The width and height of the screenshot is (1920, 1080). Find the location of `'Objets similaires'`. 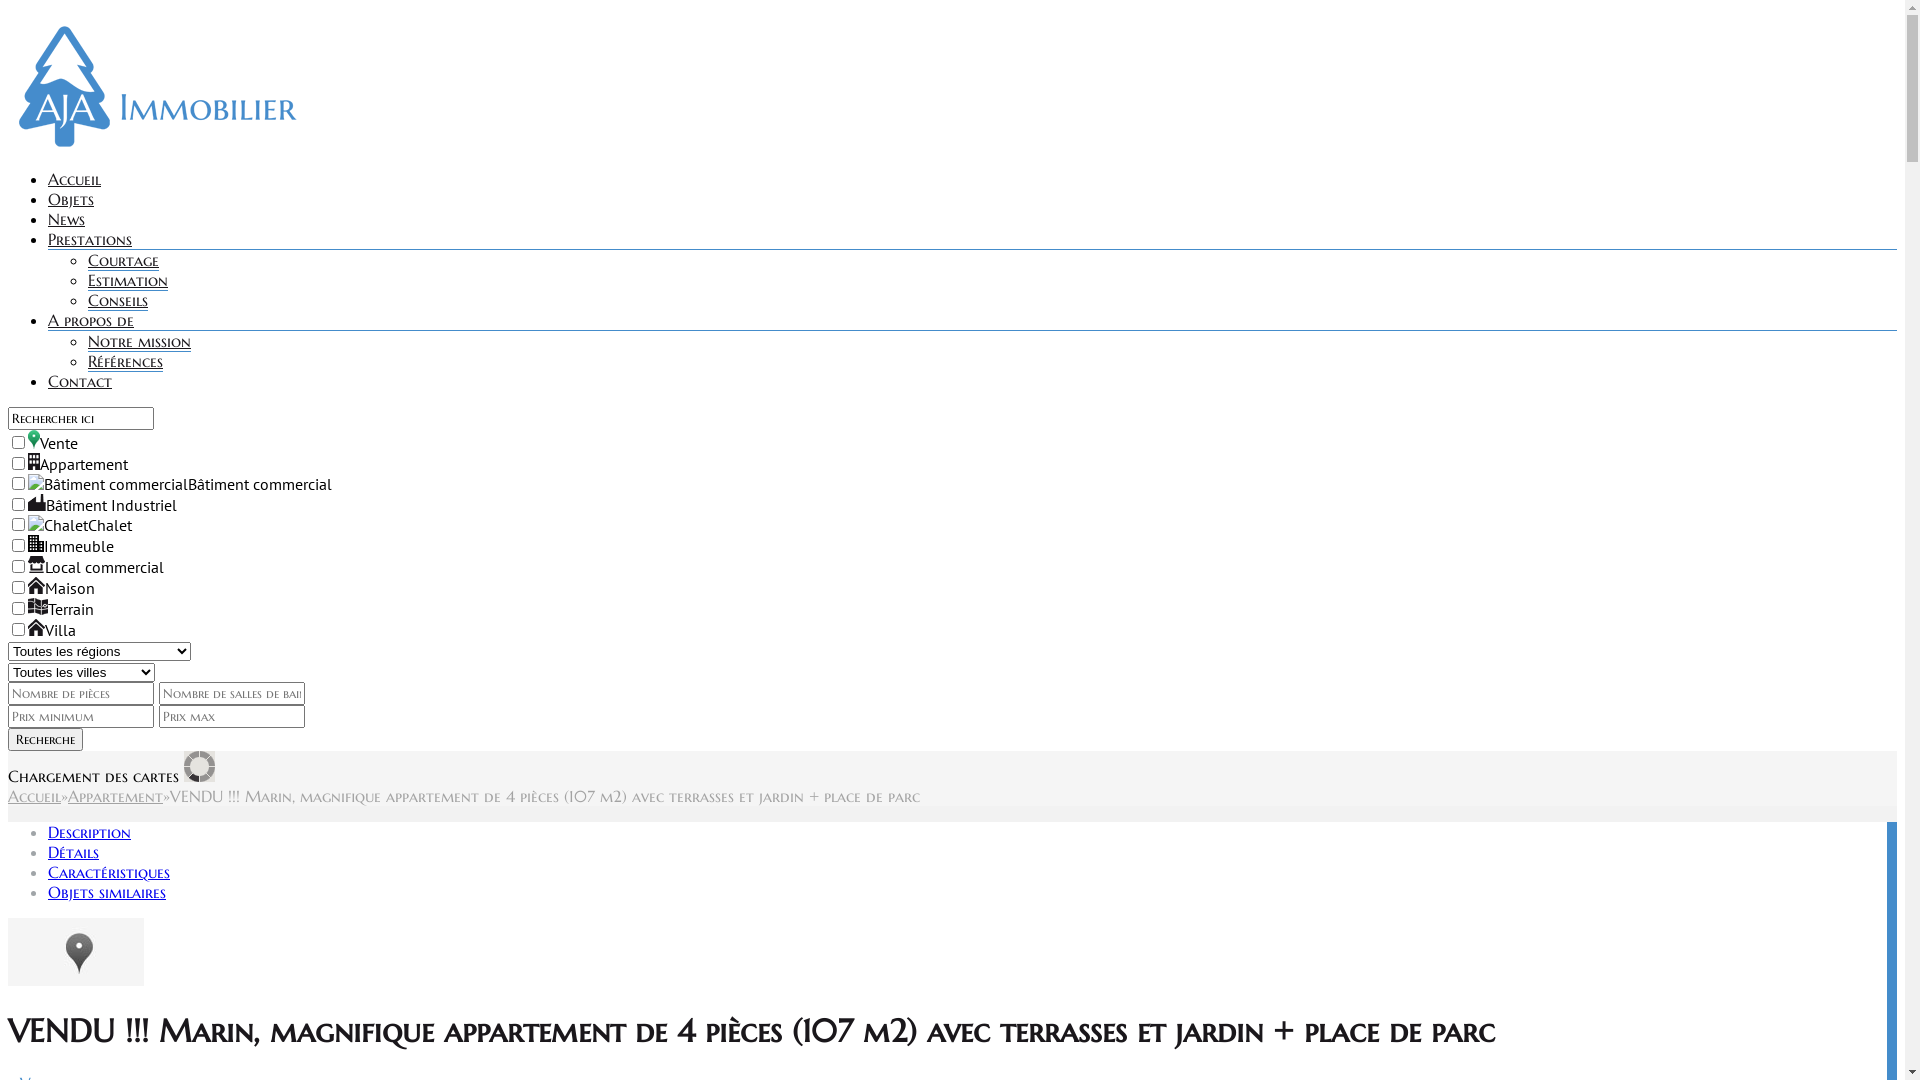

'Objets similaires' is located at coordinates (105, 890).